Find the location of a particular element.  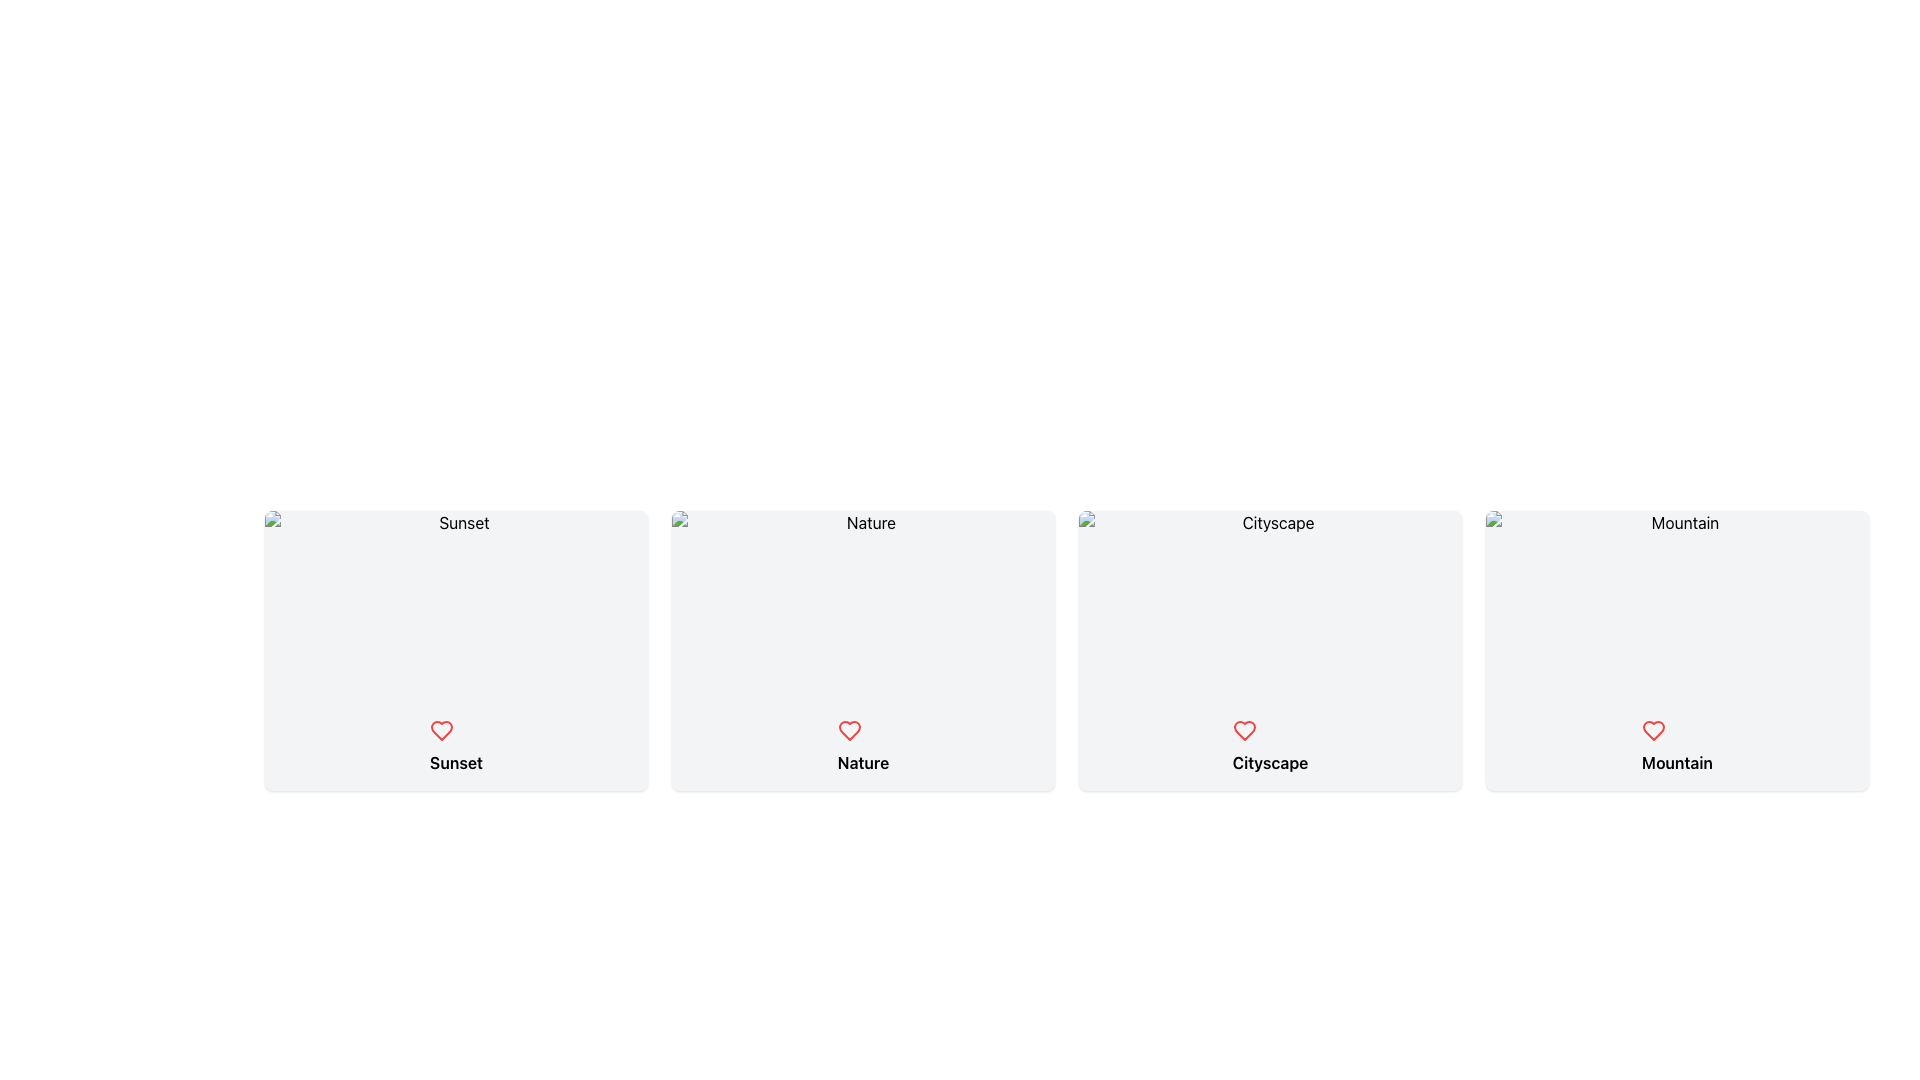

the placeholder image titled 'Sunset' is located at coordinates (455, 605).